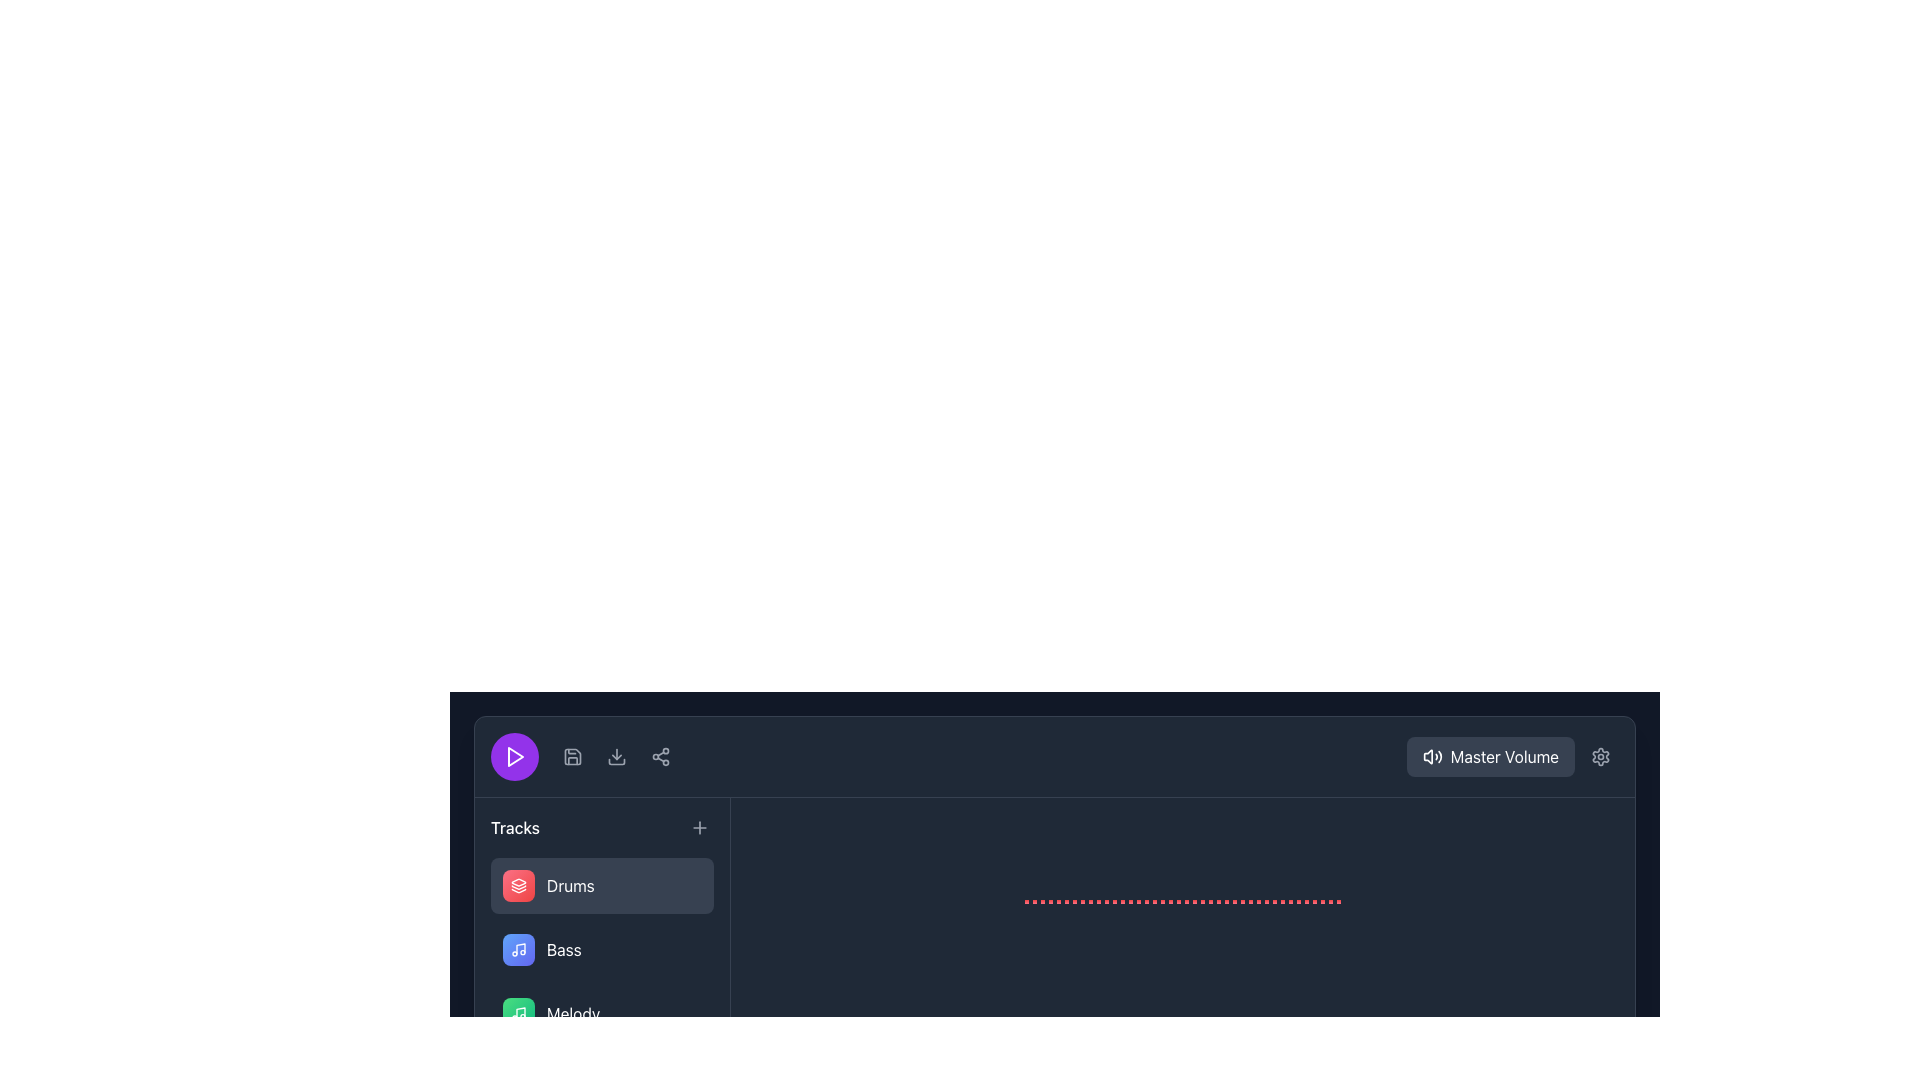 This screenshot has height=1080, width=1920. What do you see at coordinates (601, 1014) in the screenshot?
I see `the 'Melody' button, which is the third entry in the vertical list under the 'Tracks' section` at bounding box center [601, 1014].